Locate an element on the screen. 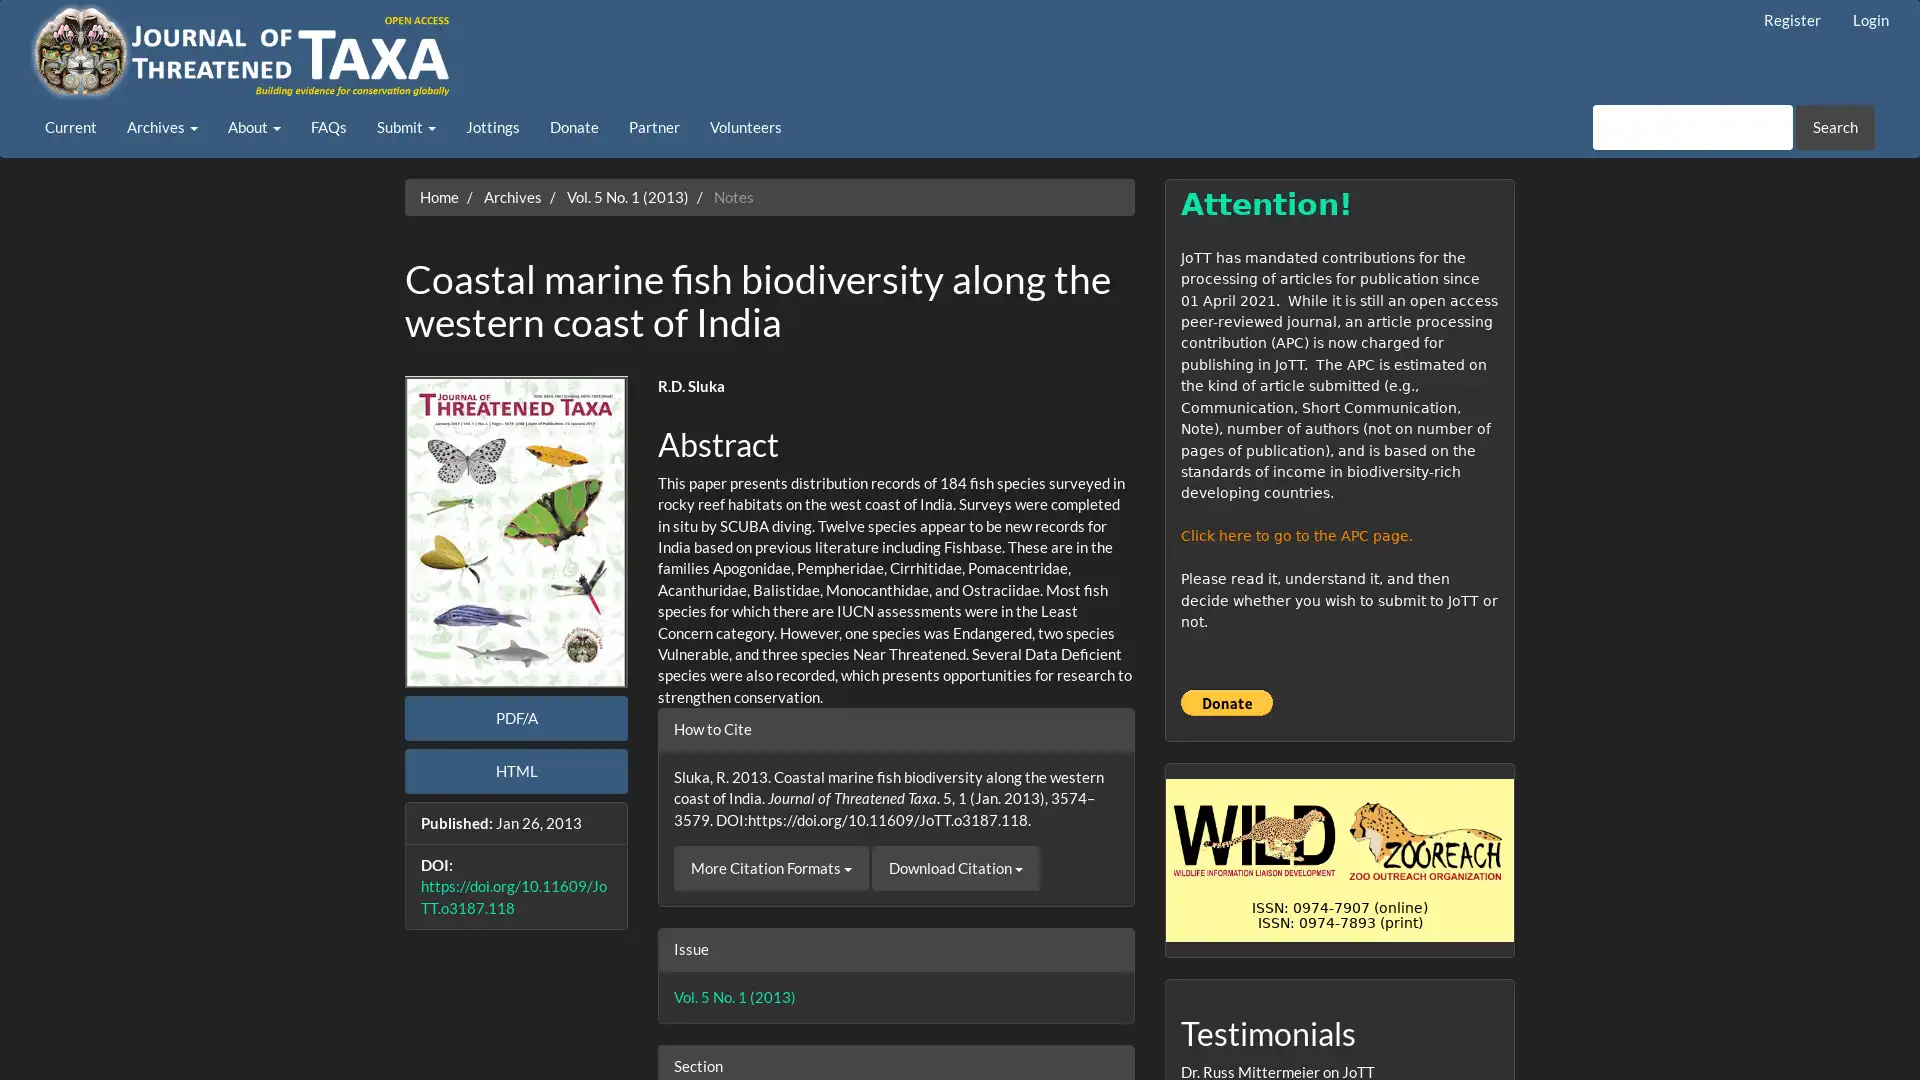  Search is located at coordinates (1835, 127).